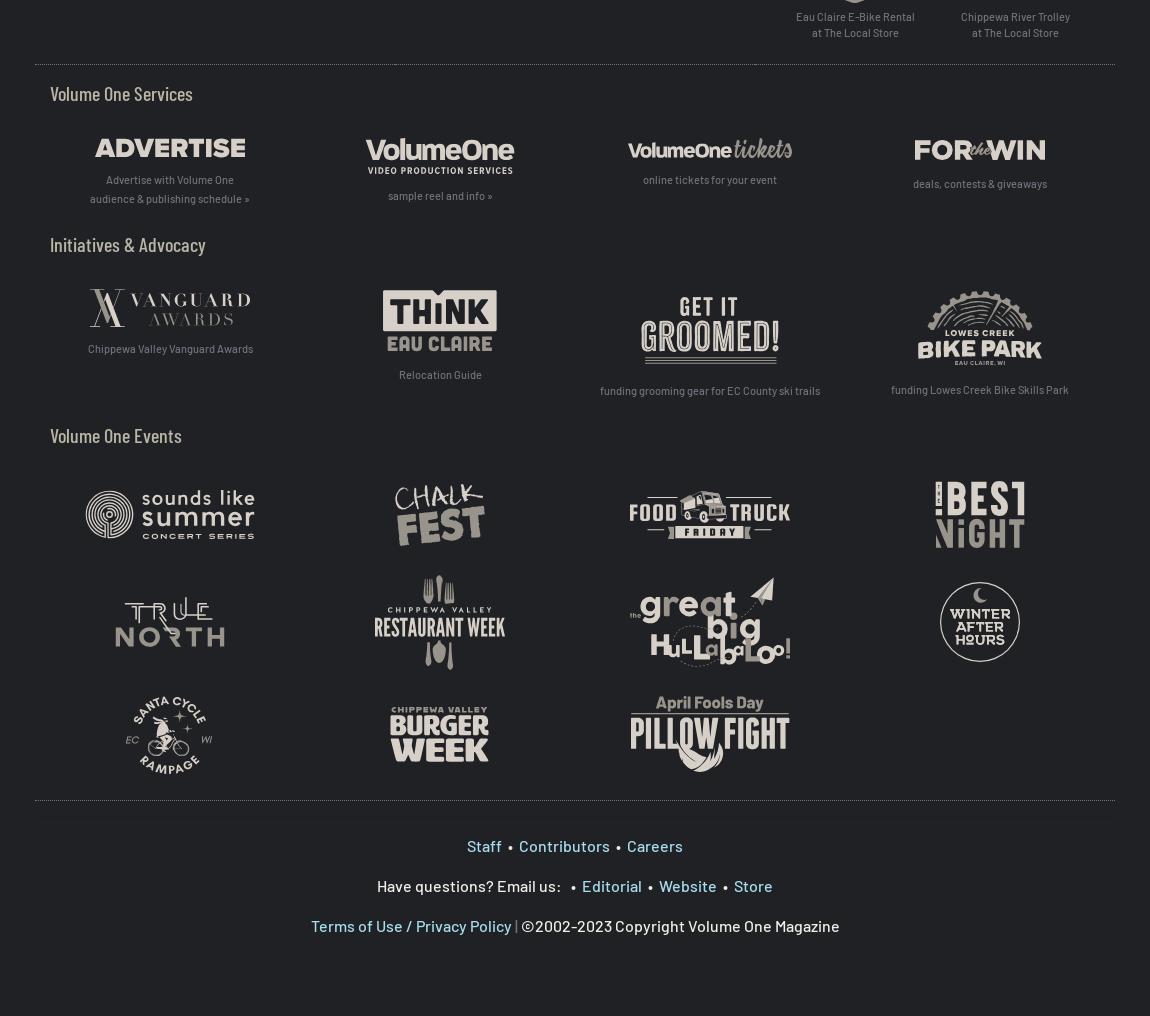 The image size is (1150, 1016). I want to click on 'Staff', so click(484, 844).